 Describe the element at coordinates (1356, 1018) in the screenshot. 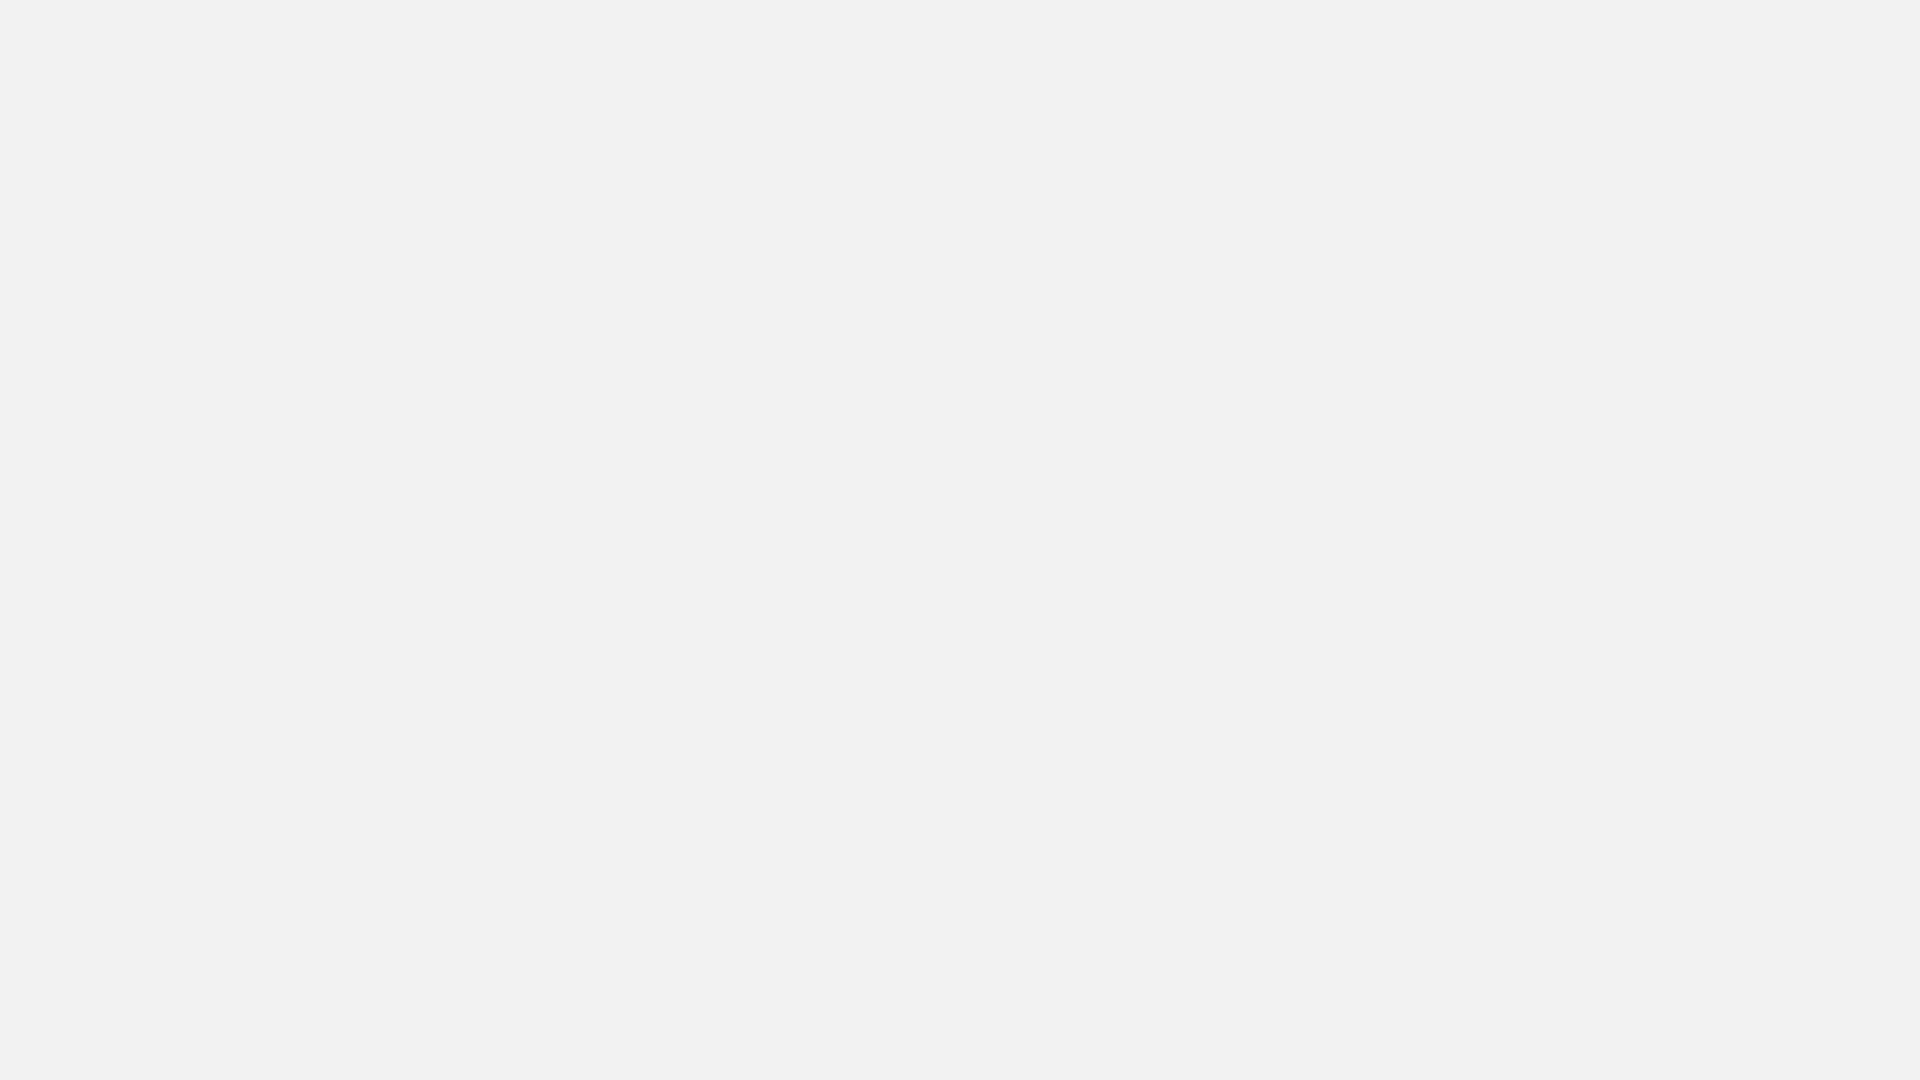

I see `Cookie Preferences` at that location.